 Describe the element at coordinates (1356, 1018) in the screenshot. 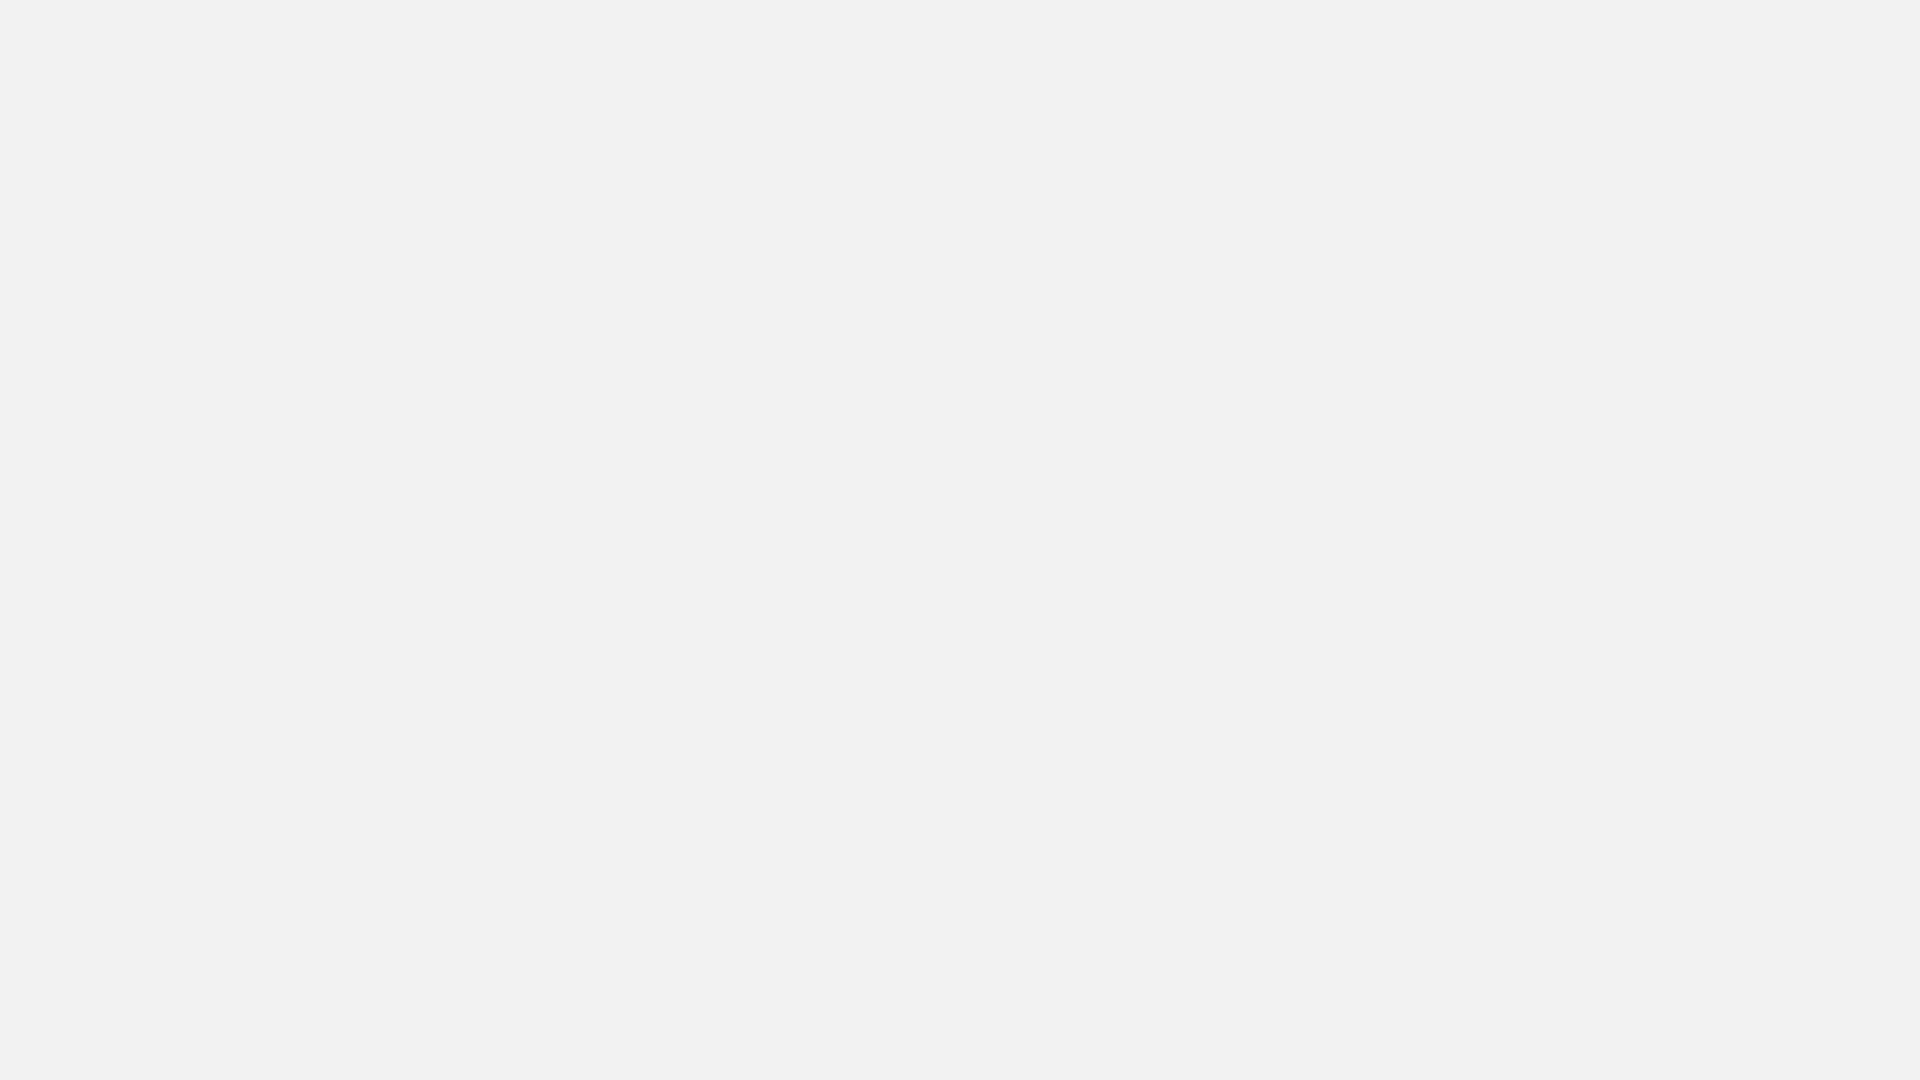

I see `Cookie Preferences` at that location.